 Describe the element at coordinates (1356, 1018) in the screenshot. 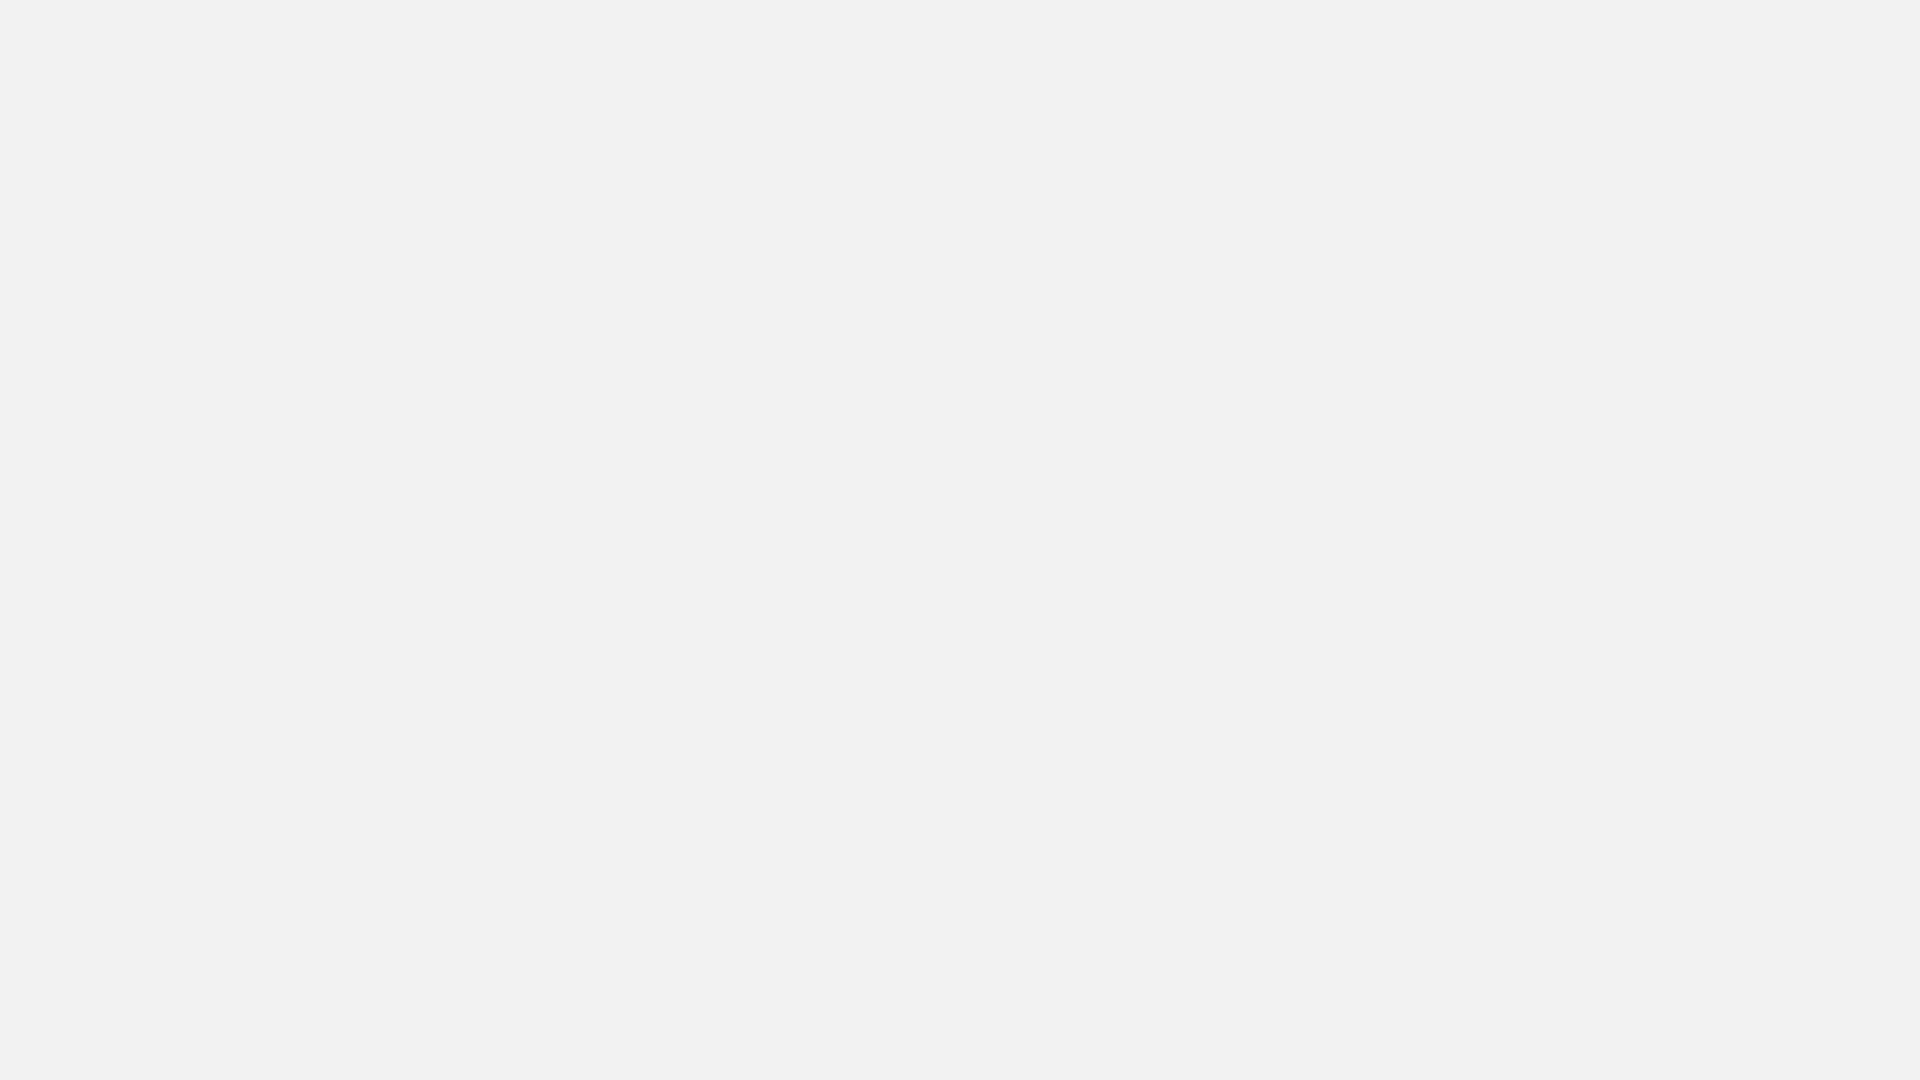

I see `Cookie Preferences` at that location.